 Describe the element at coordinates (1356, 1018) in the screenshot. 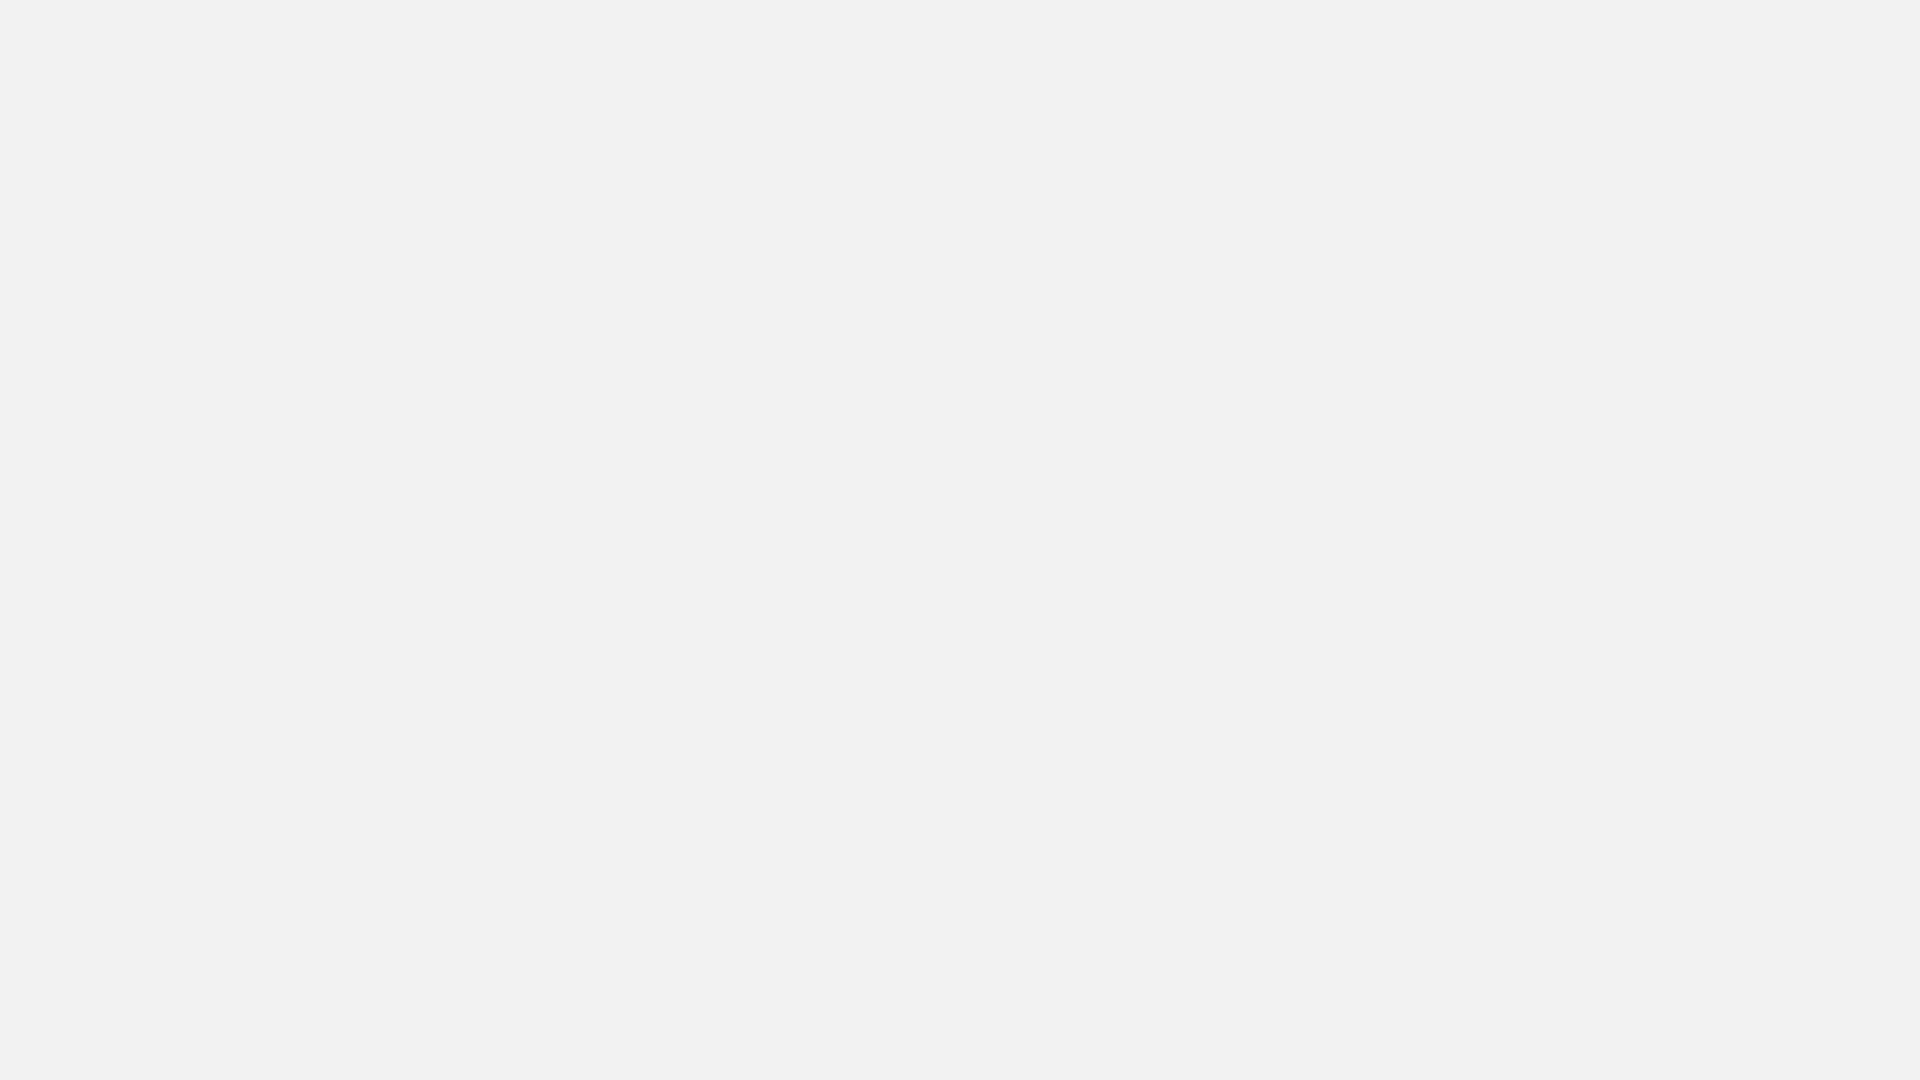

I see `Cookie Preferences` at that location.